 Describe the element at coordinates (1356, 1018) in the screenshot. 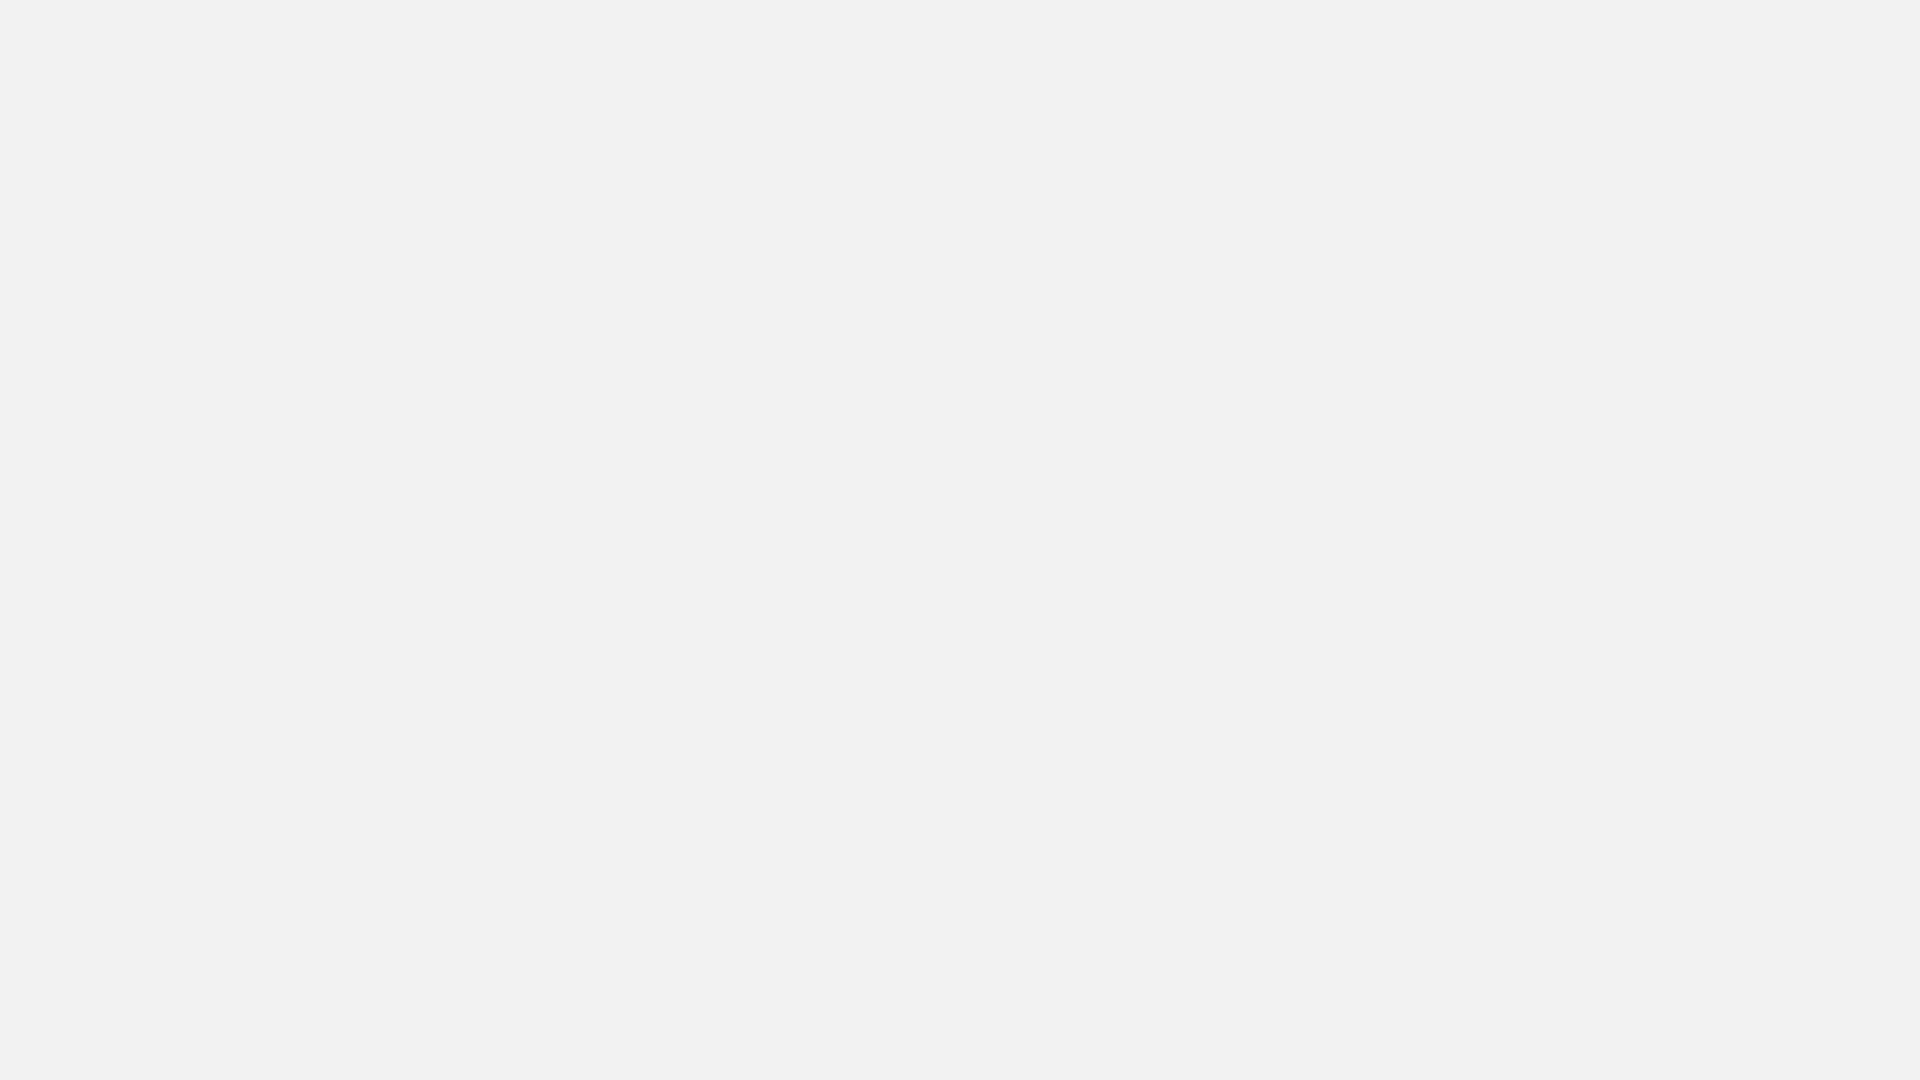

I see `Cookie Preferences` at that location.